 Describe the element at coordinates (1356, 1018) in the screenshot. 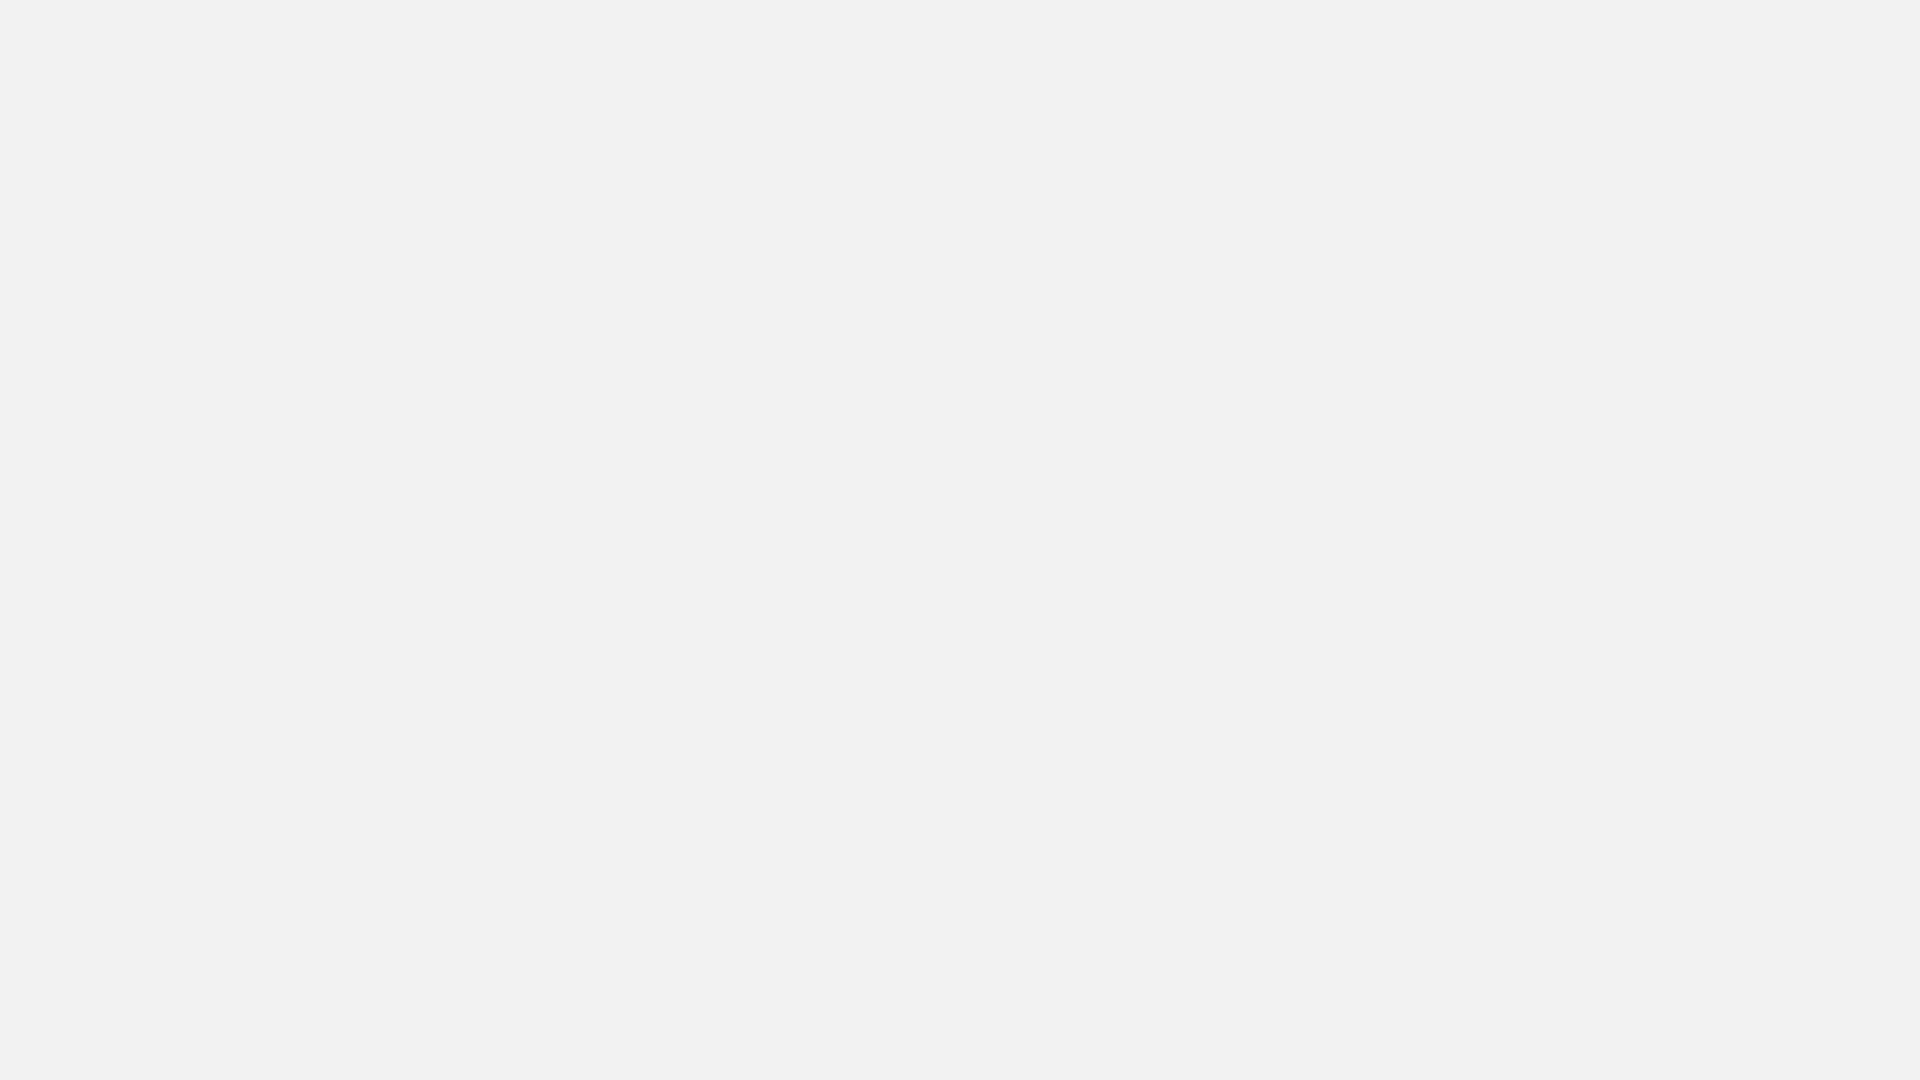

I see `Cookie Preferences` at that location.